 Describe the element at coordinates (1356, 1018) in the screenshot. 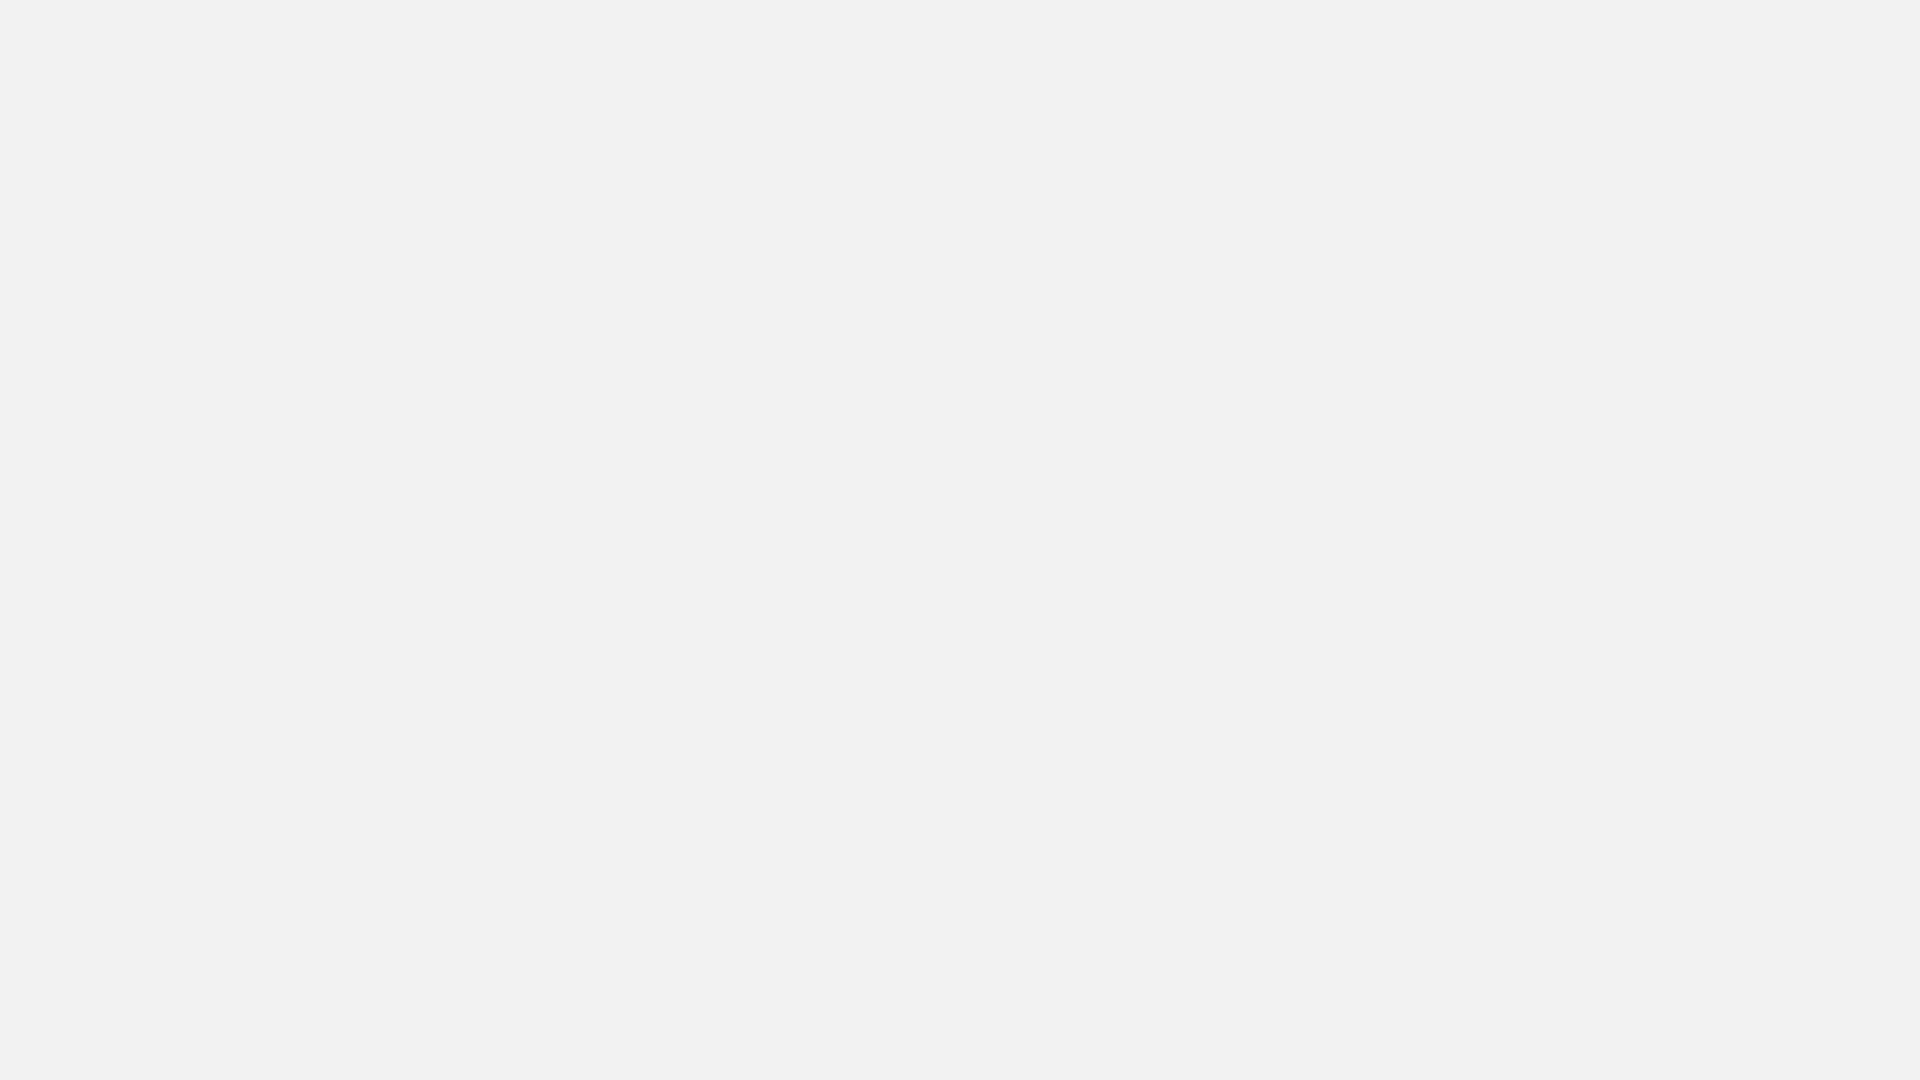

I see `Cookie Preferences` at that location.